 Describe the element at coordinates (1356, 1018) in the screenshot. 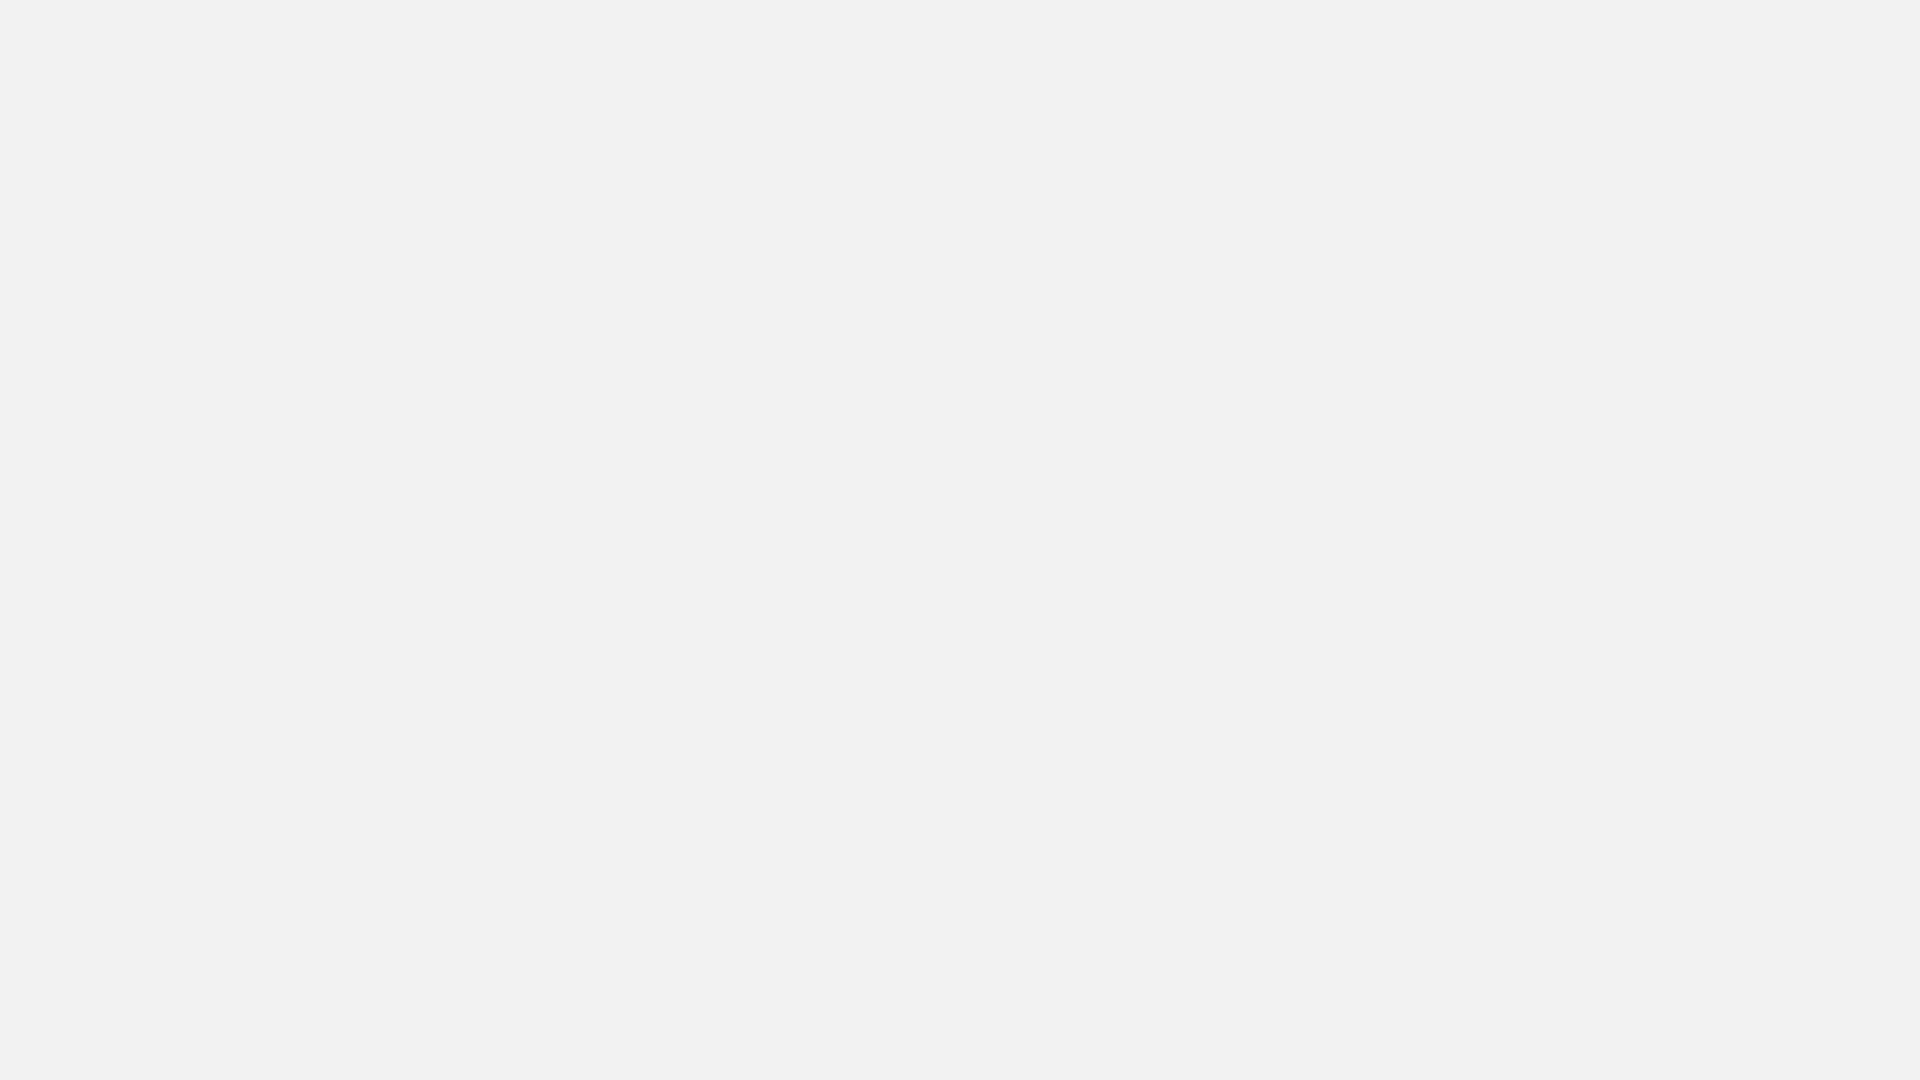

I see `Cookie Preferences` at that location.